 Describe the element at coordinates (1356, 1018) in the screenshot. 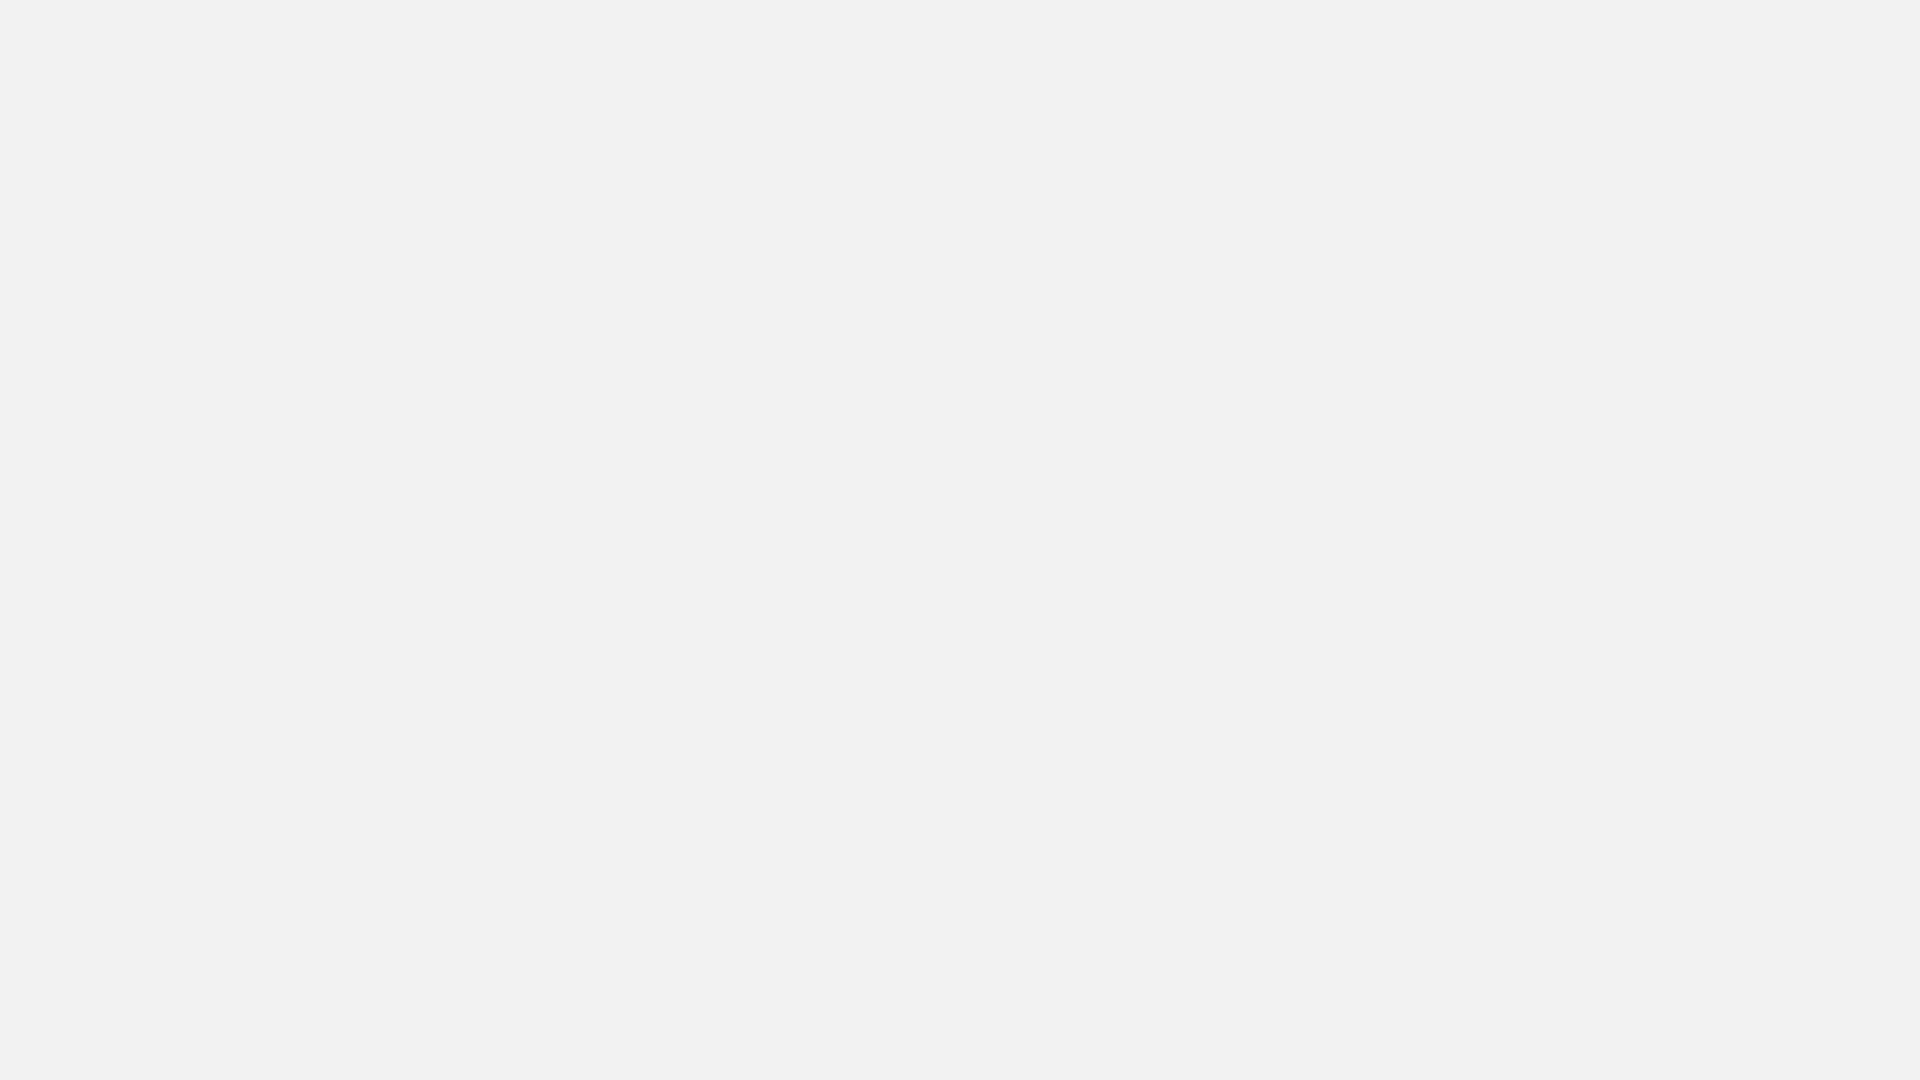

I see `Cookie Preferences` at that location.